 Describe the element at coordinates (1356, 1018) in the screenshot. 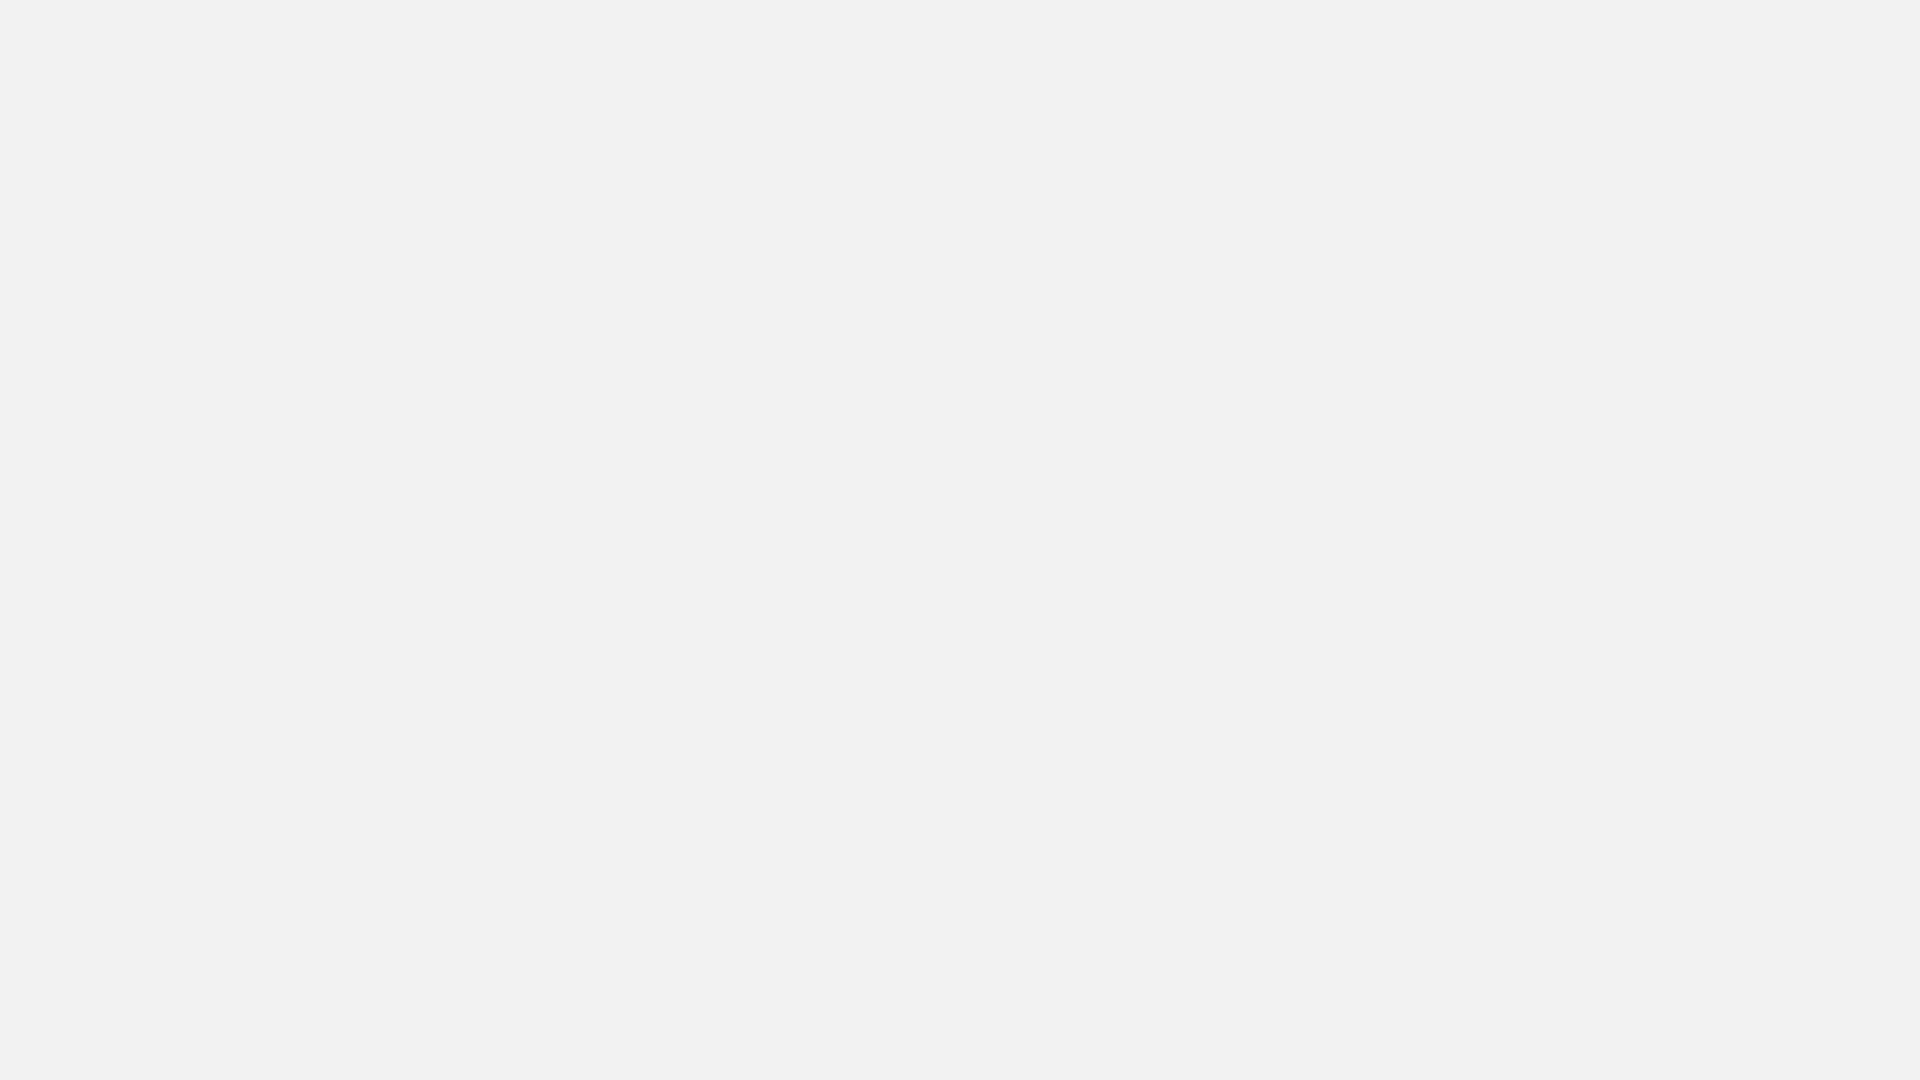

I see `Cookie Preferences` at that location.